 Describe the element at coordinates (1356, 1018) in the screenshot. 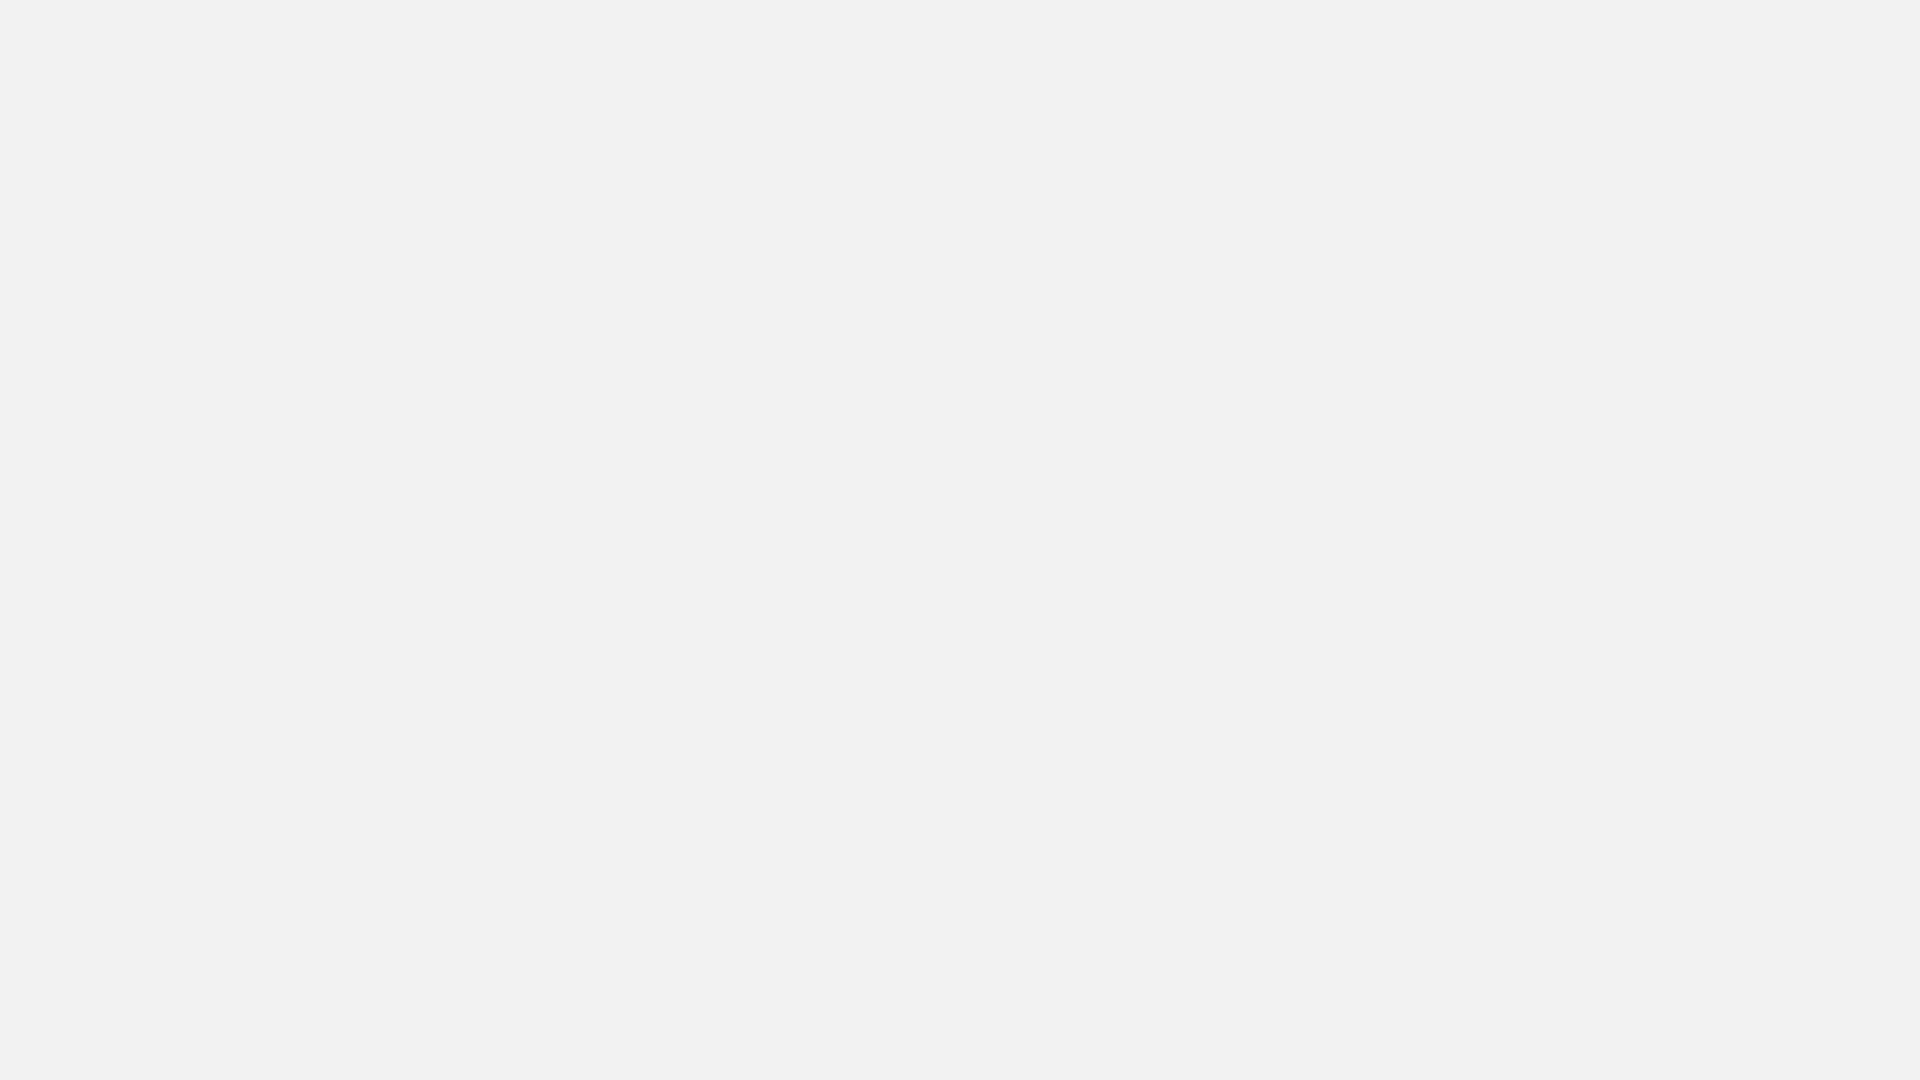

I see `Cookie Preferences` at that location.